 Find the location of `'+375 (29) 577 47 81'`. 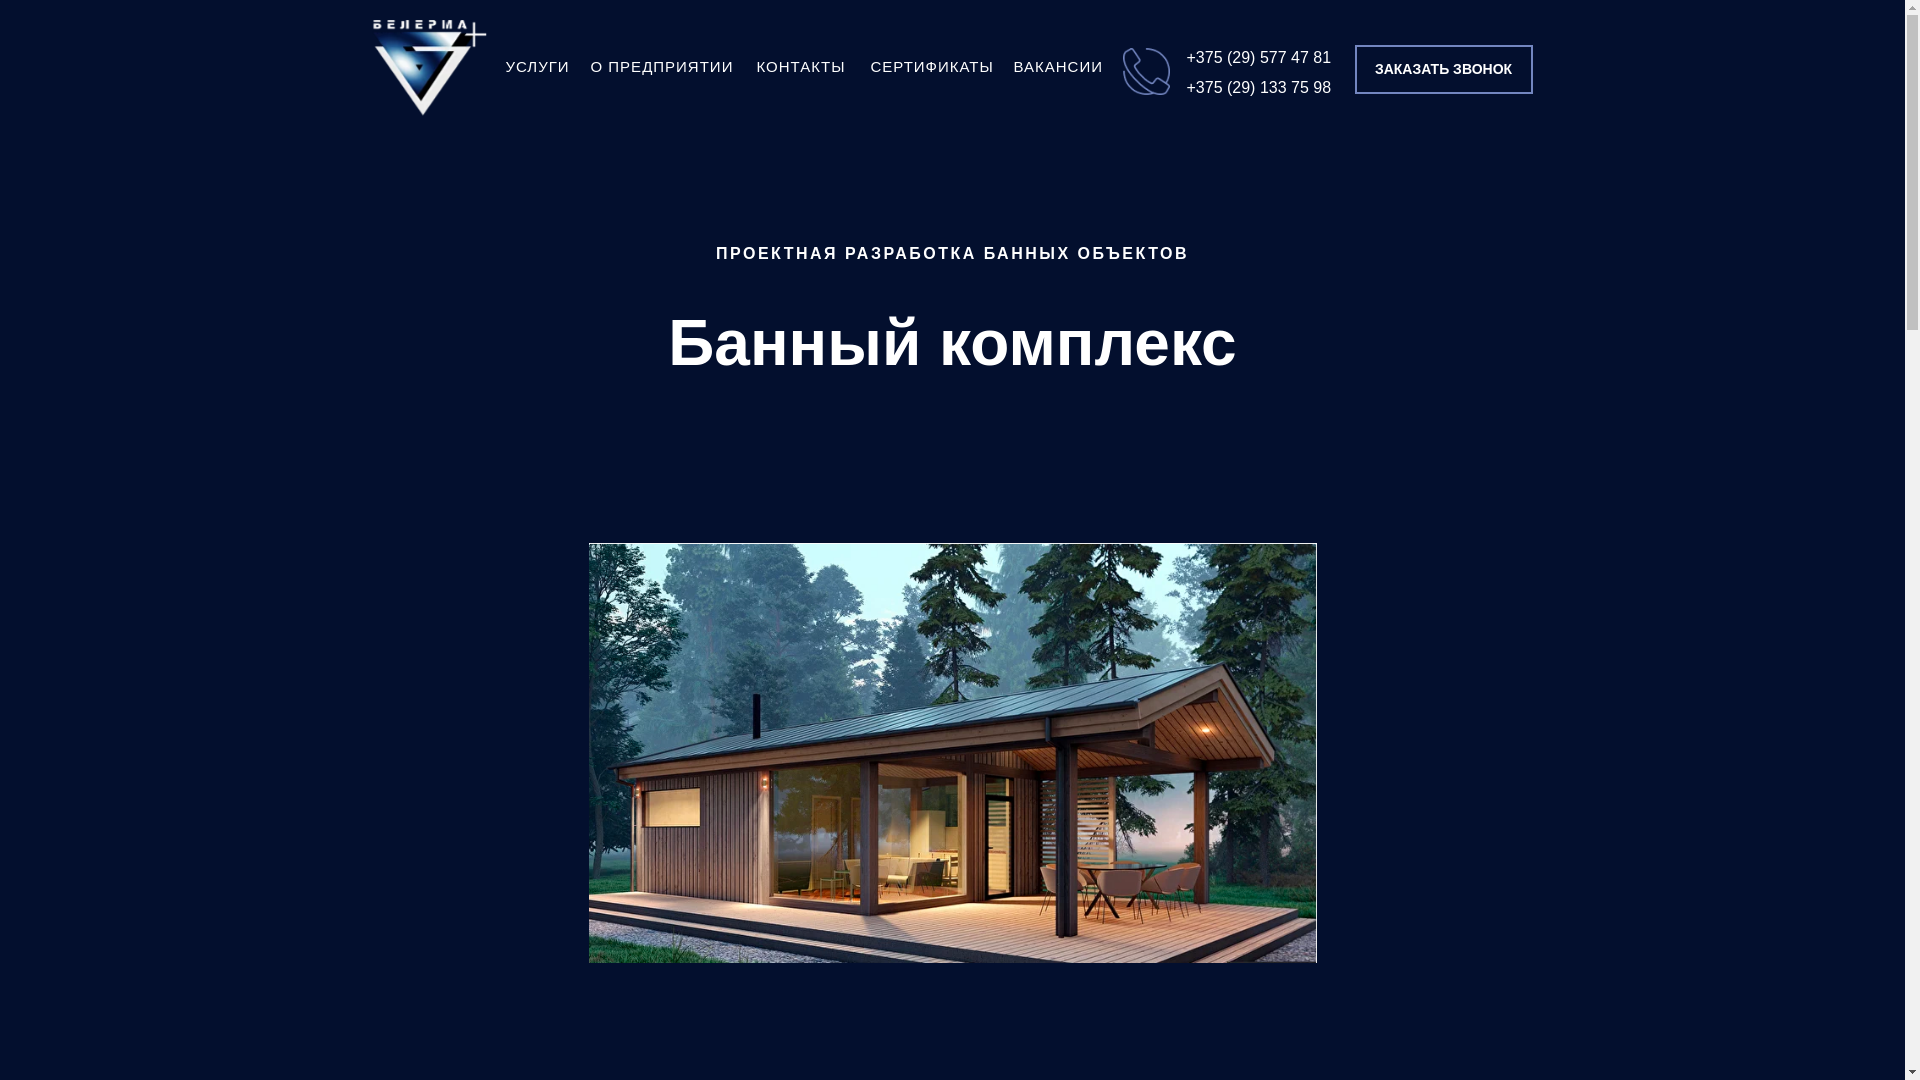

'+375 (29) 577 47 81' is located at coordinates (1257, 56).